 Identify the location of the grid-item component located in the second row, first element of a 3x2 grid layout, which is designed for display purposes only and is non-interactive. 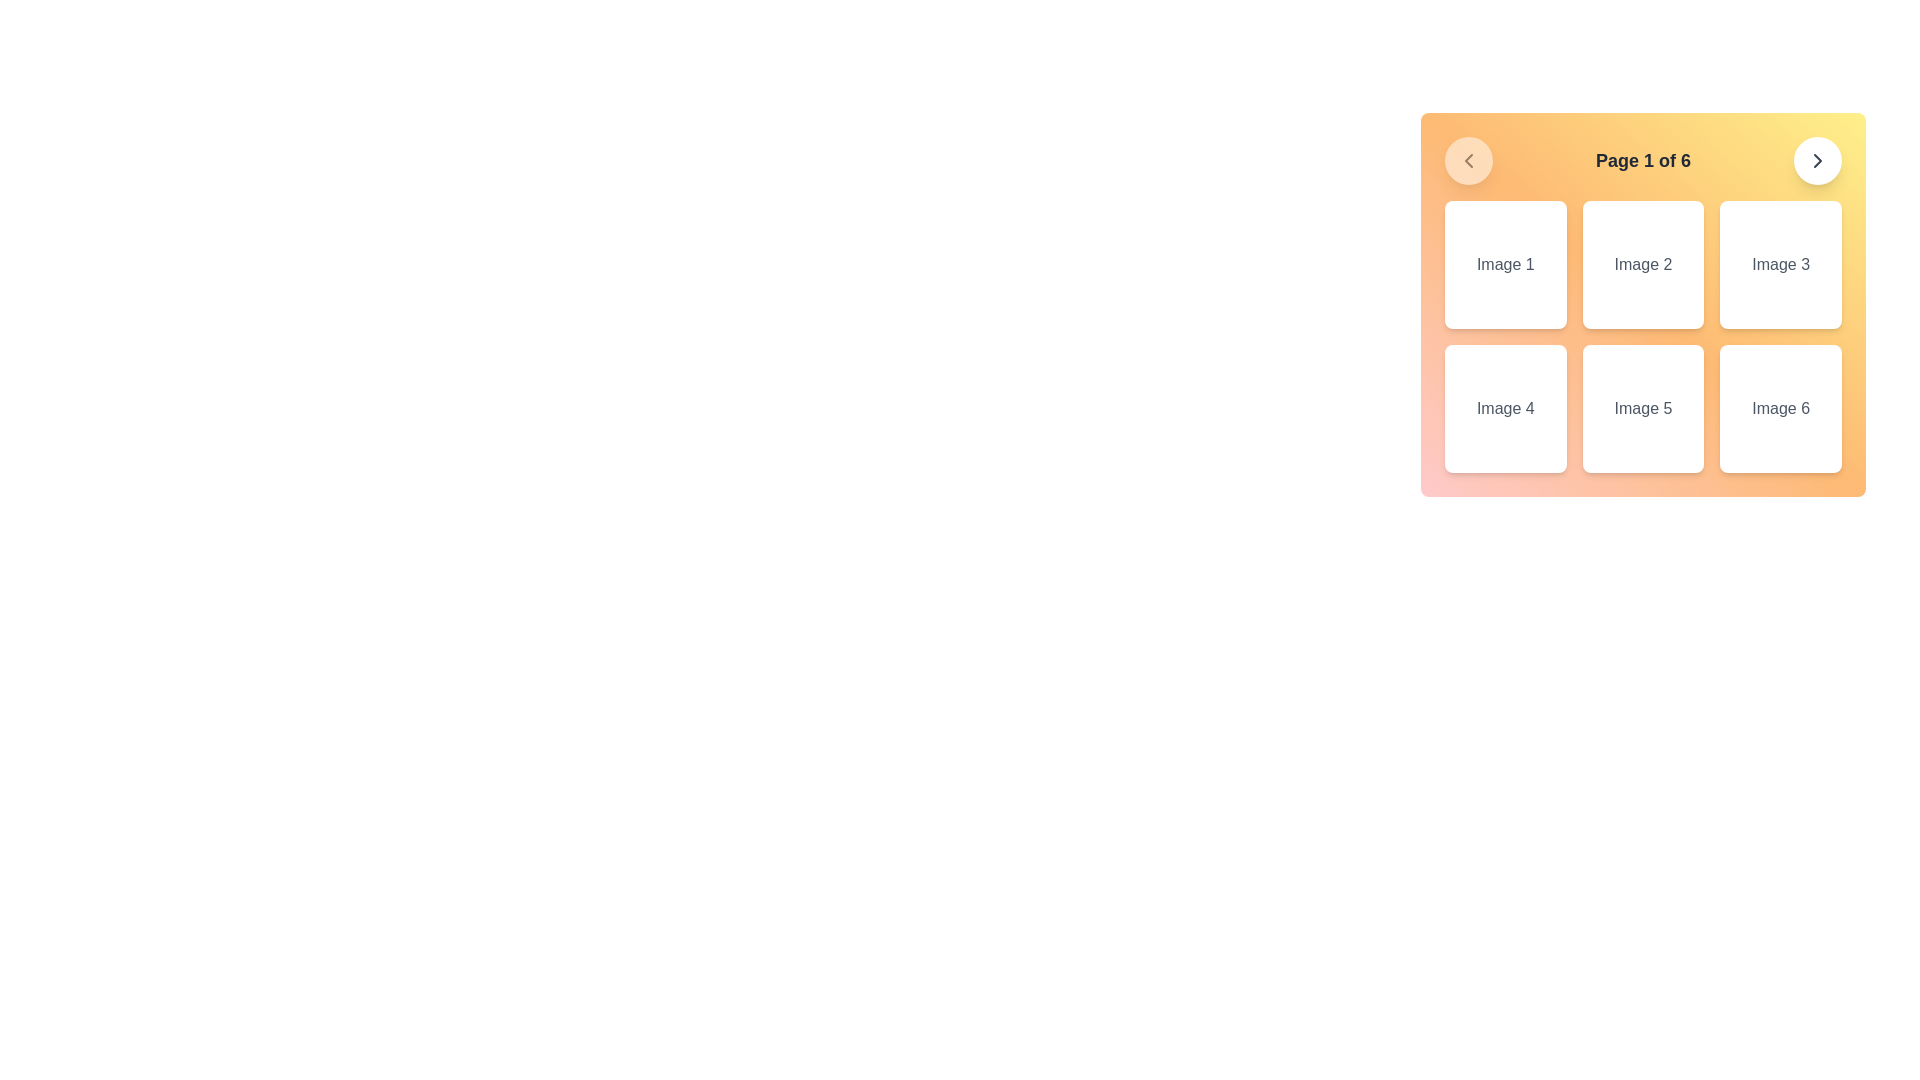
(1505, 407).